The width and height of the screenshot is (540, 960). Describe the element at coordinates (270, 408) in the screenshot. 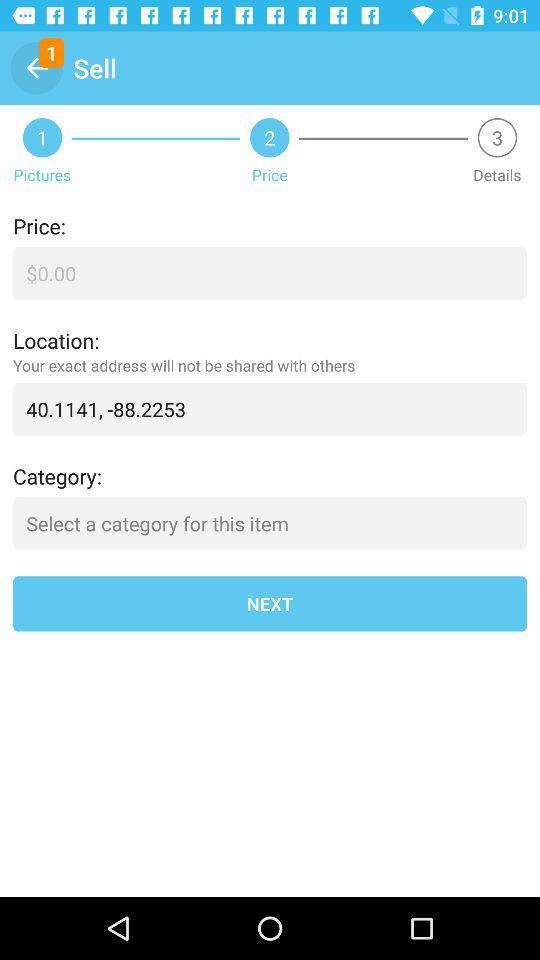

I see `40 1141 88 item` at that location.